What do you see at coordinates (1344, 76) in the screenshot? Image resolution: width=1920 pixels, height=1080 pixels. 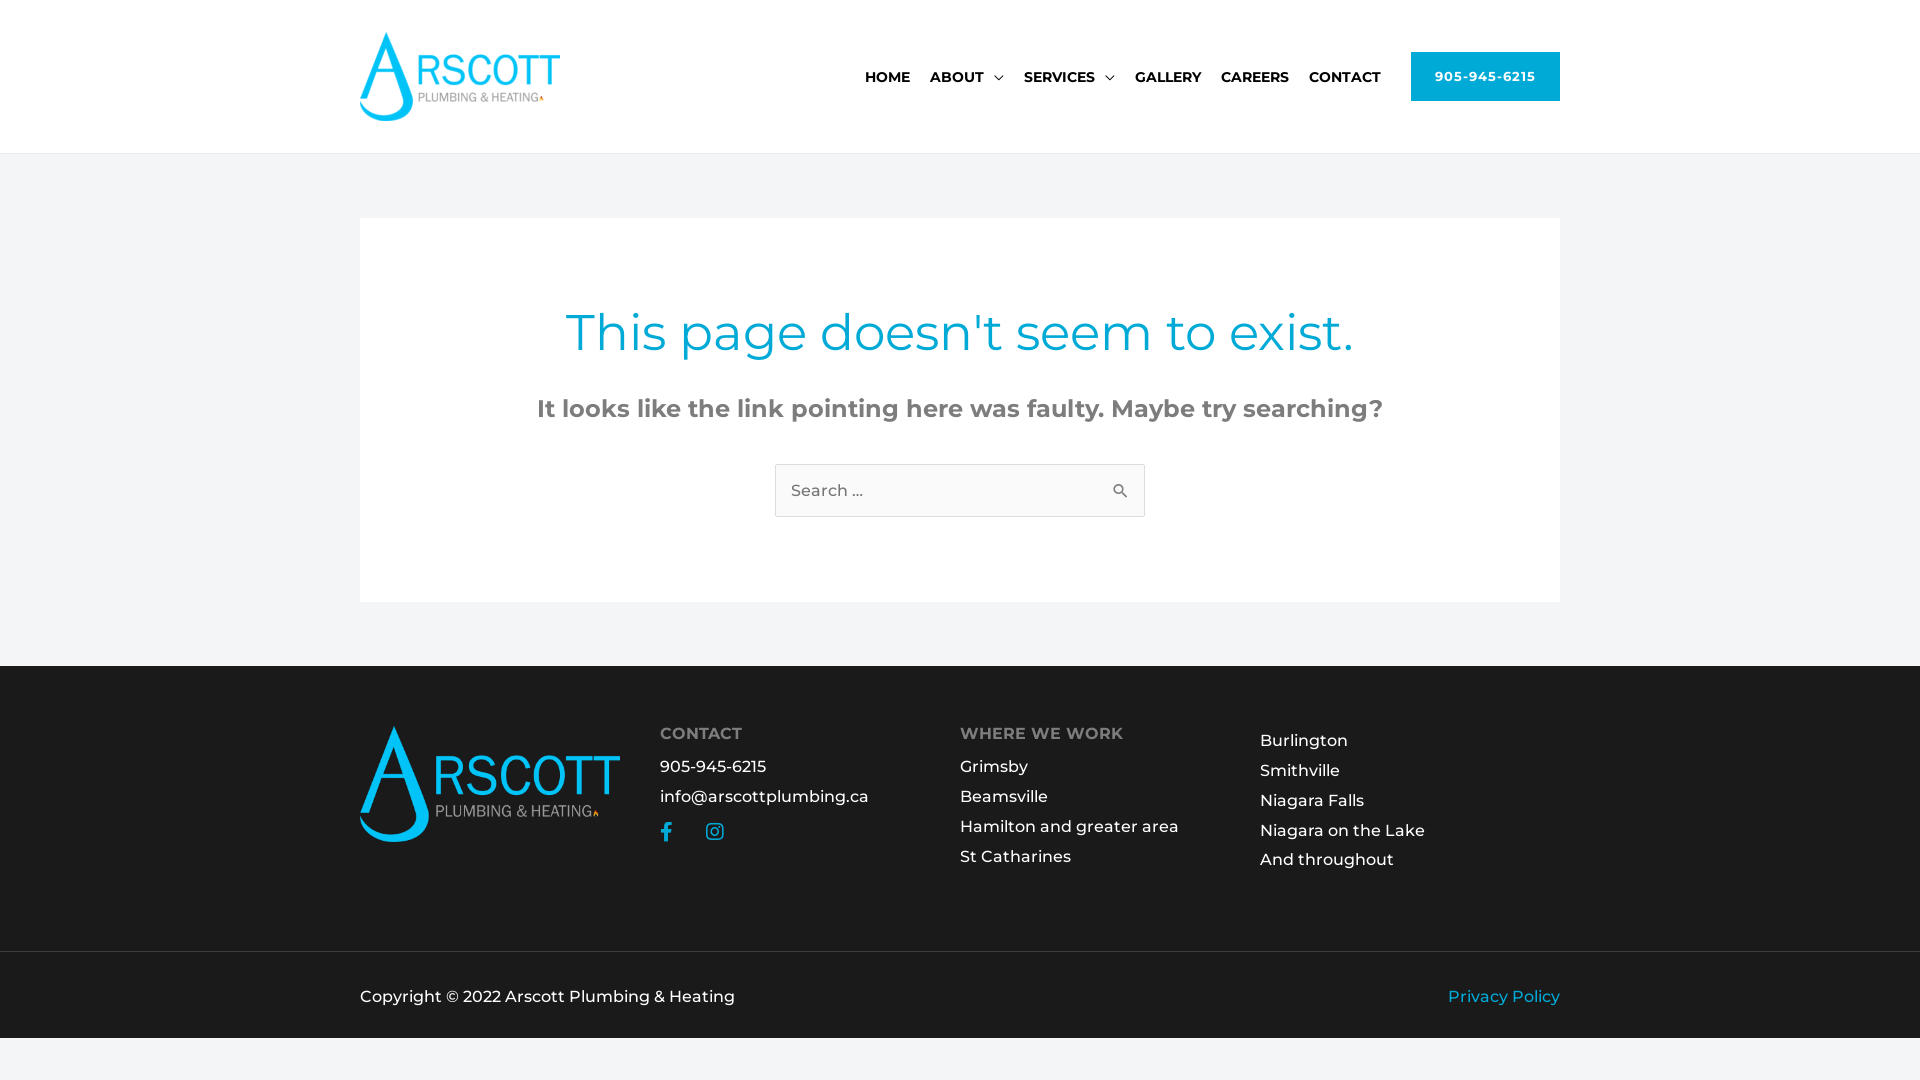 I see `'CONTACT'` at bounding box center [1344, 76].